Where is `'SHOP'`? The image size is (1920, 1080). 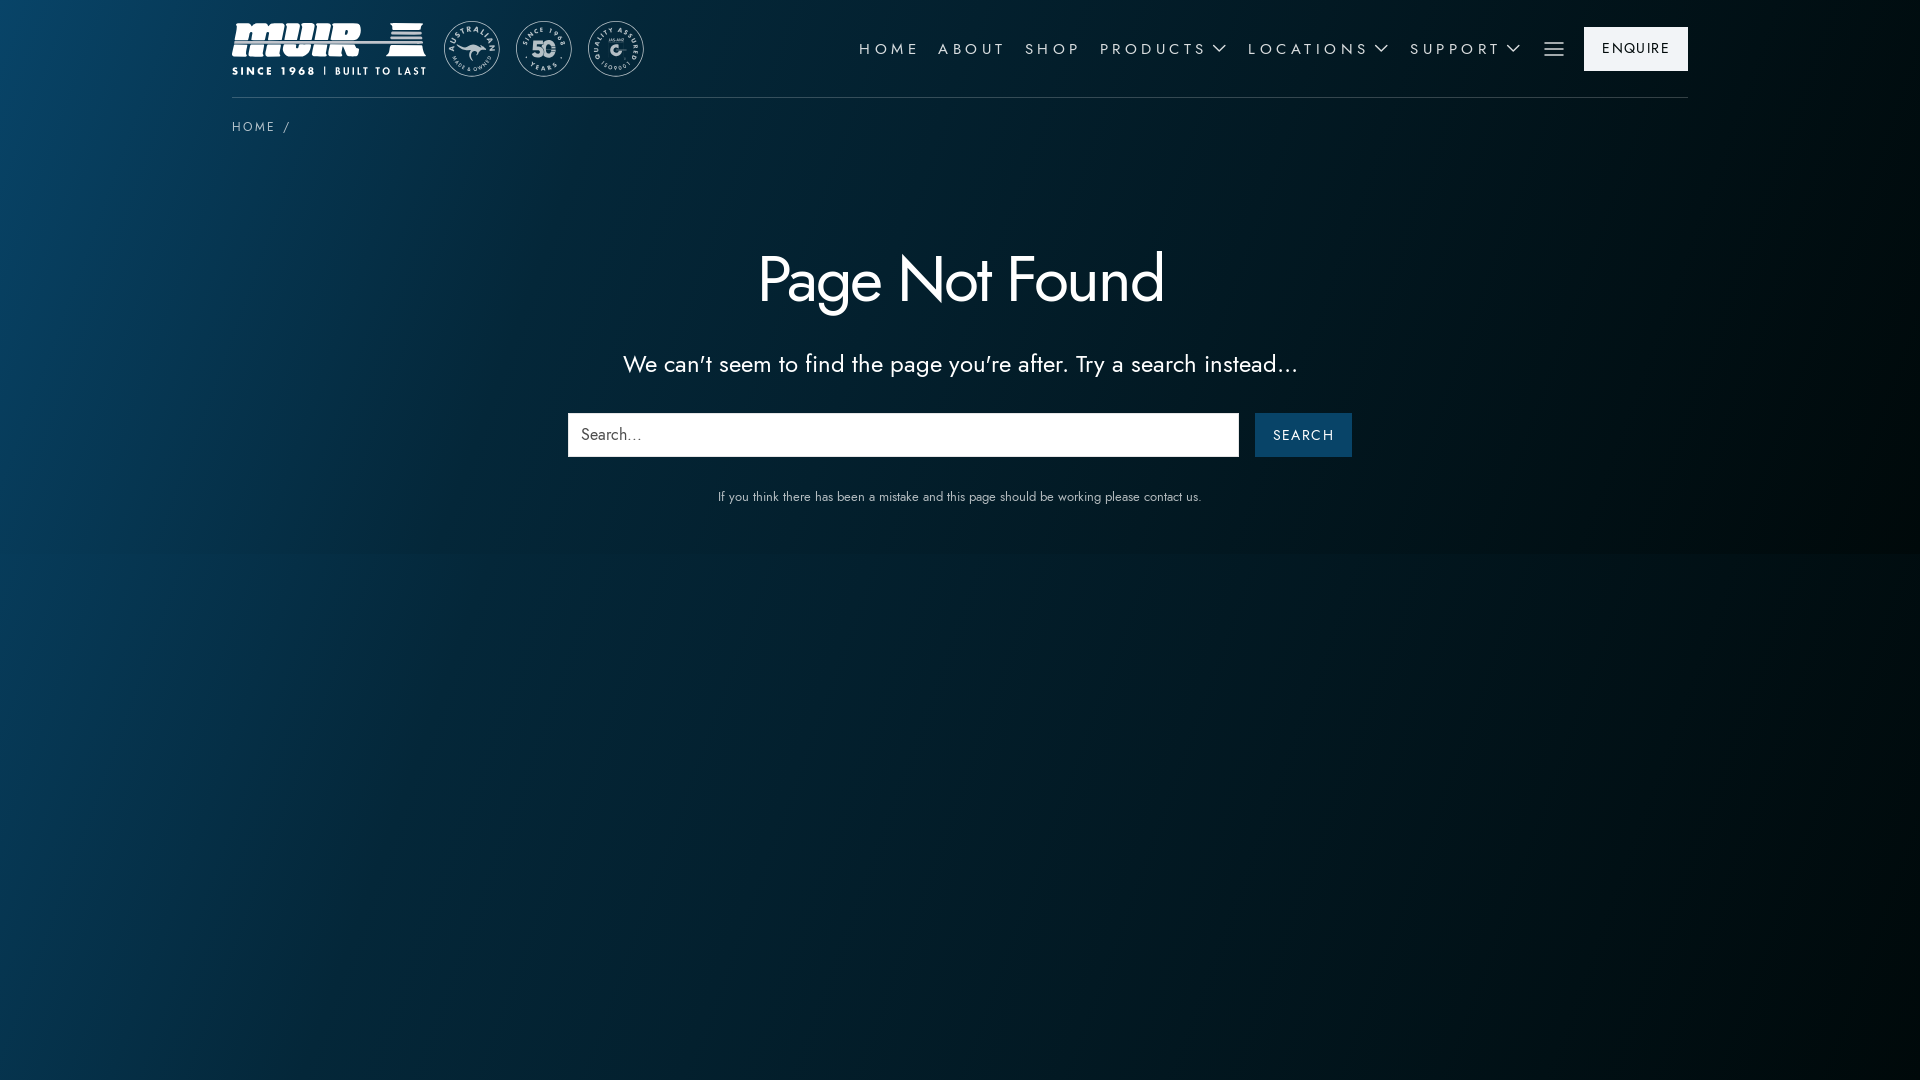 'SHOP' is located at coordinates (1052, 48).